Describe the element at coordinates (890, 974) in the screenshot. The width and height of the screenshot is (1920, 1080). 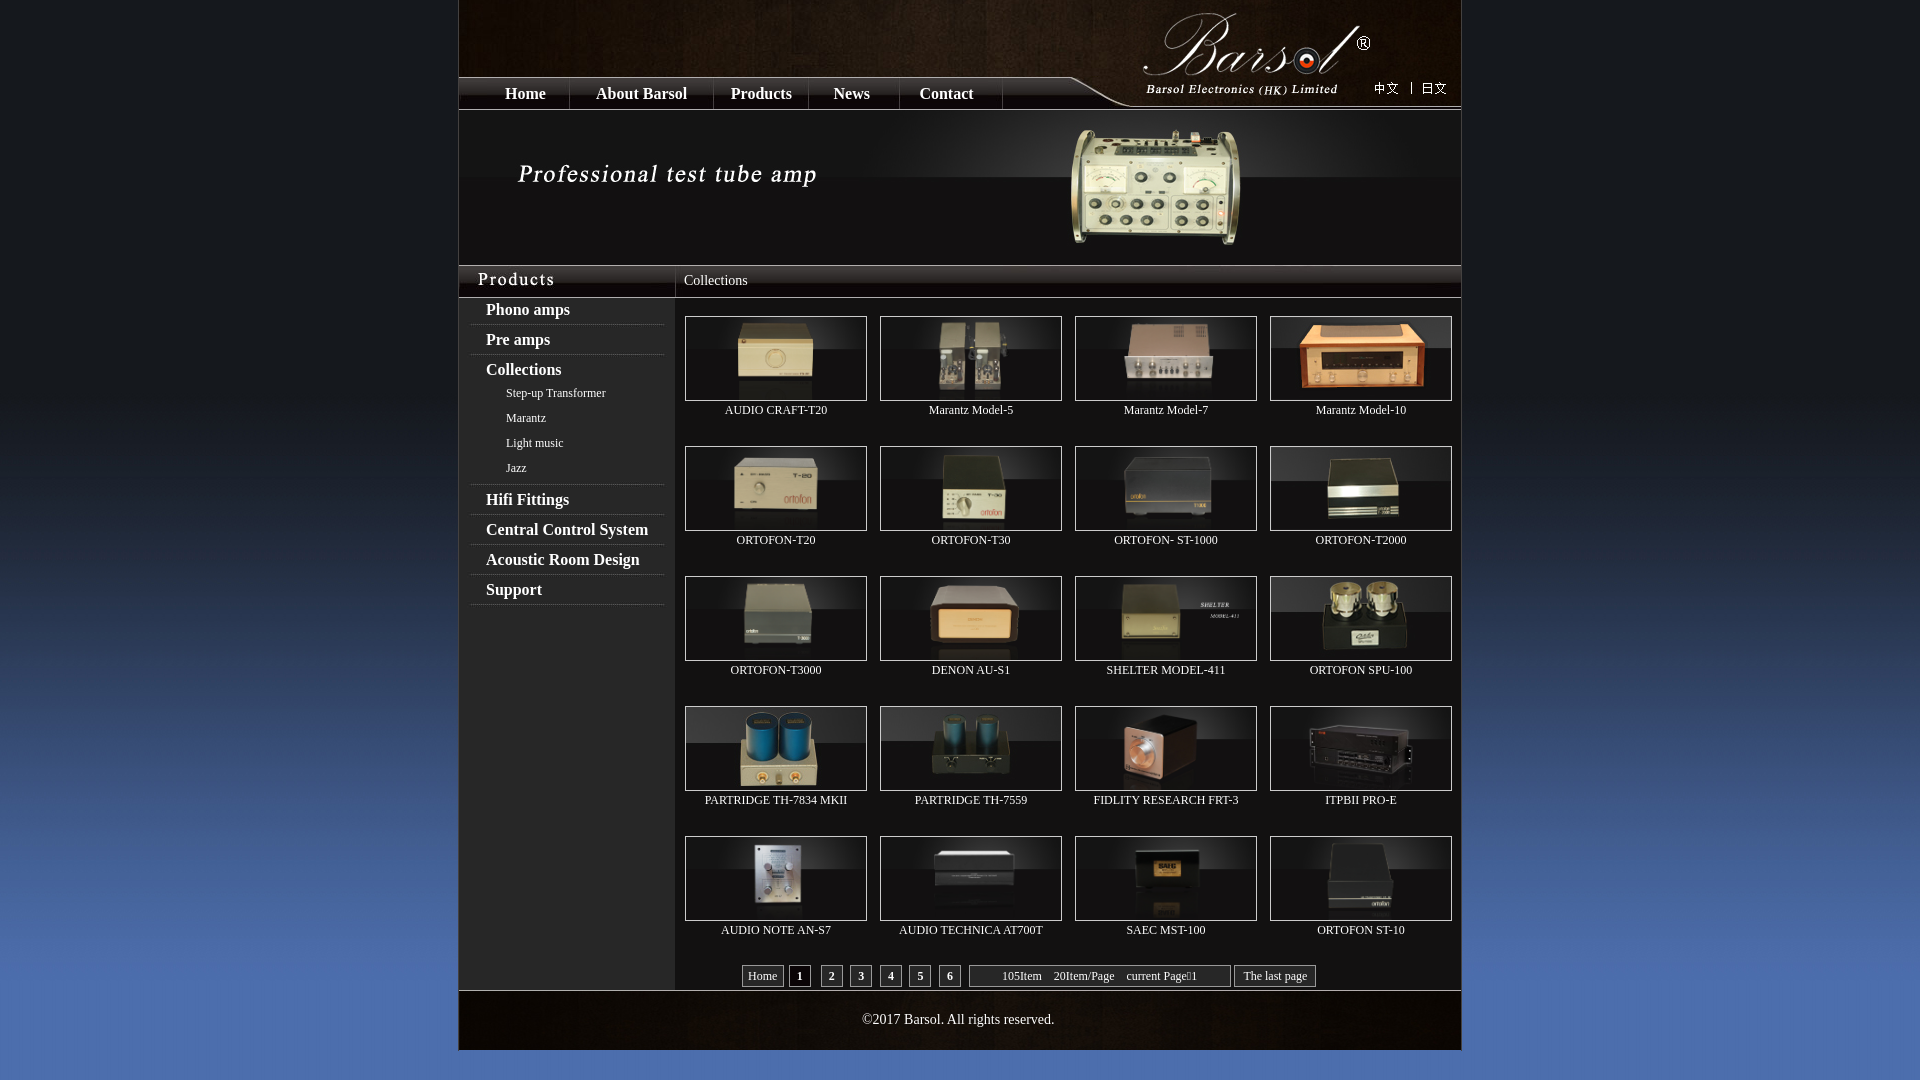
I see `'4'` at that location.